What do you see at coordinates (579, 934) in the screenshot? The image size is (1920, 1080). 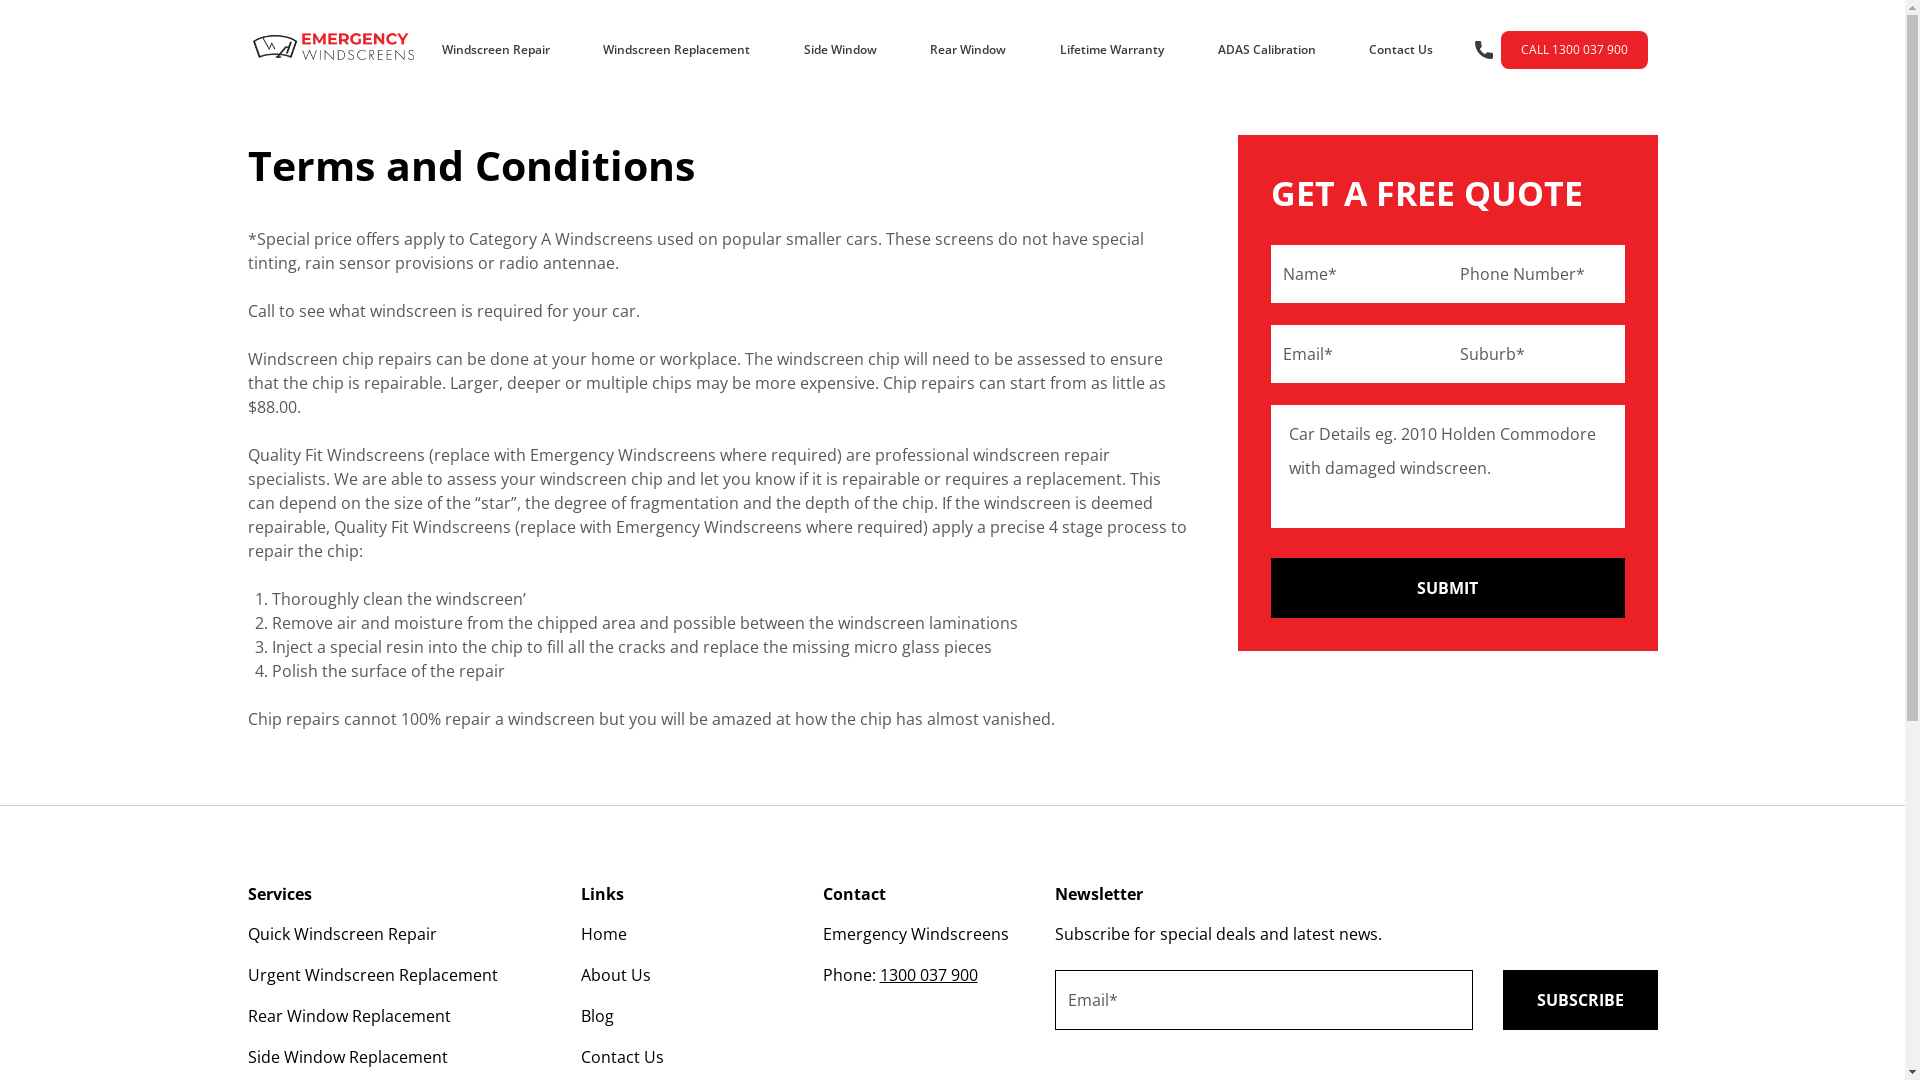 I see `'Home'` at bounding box center [579, 934].